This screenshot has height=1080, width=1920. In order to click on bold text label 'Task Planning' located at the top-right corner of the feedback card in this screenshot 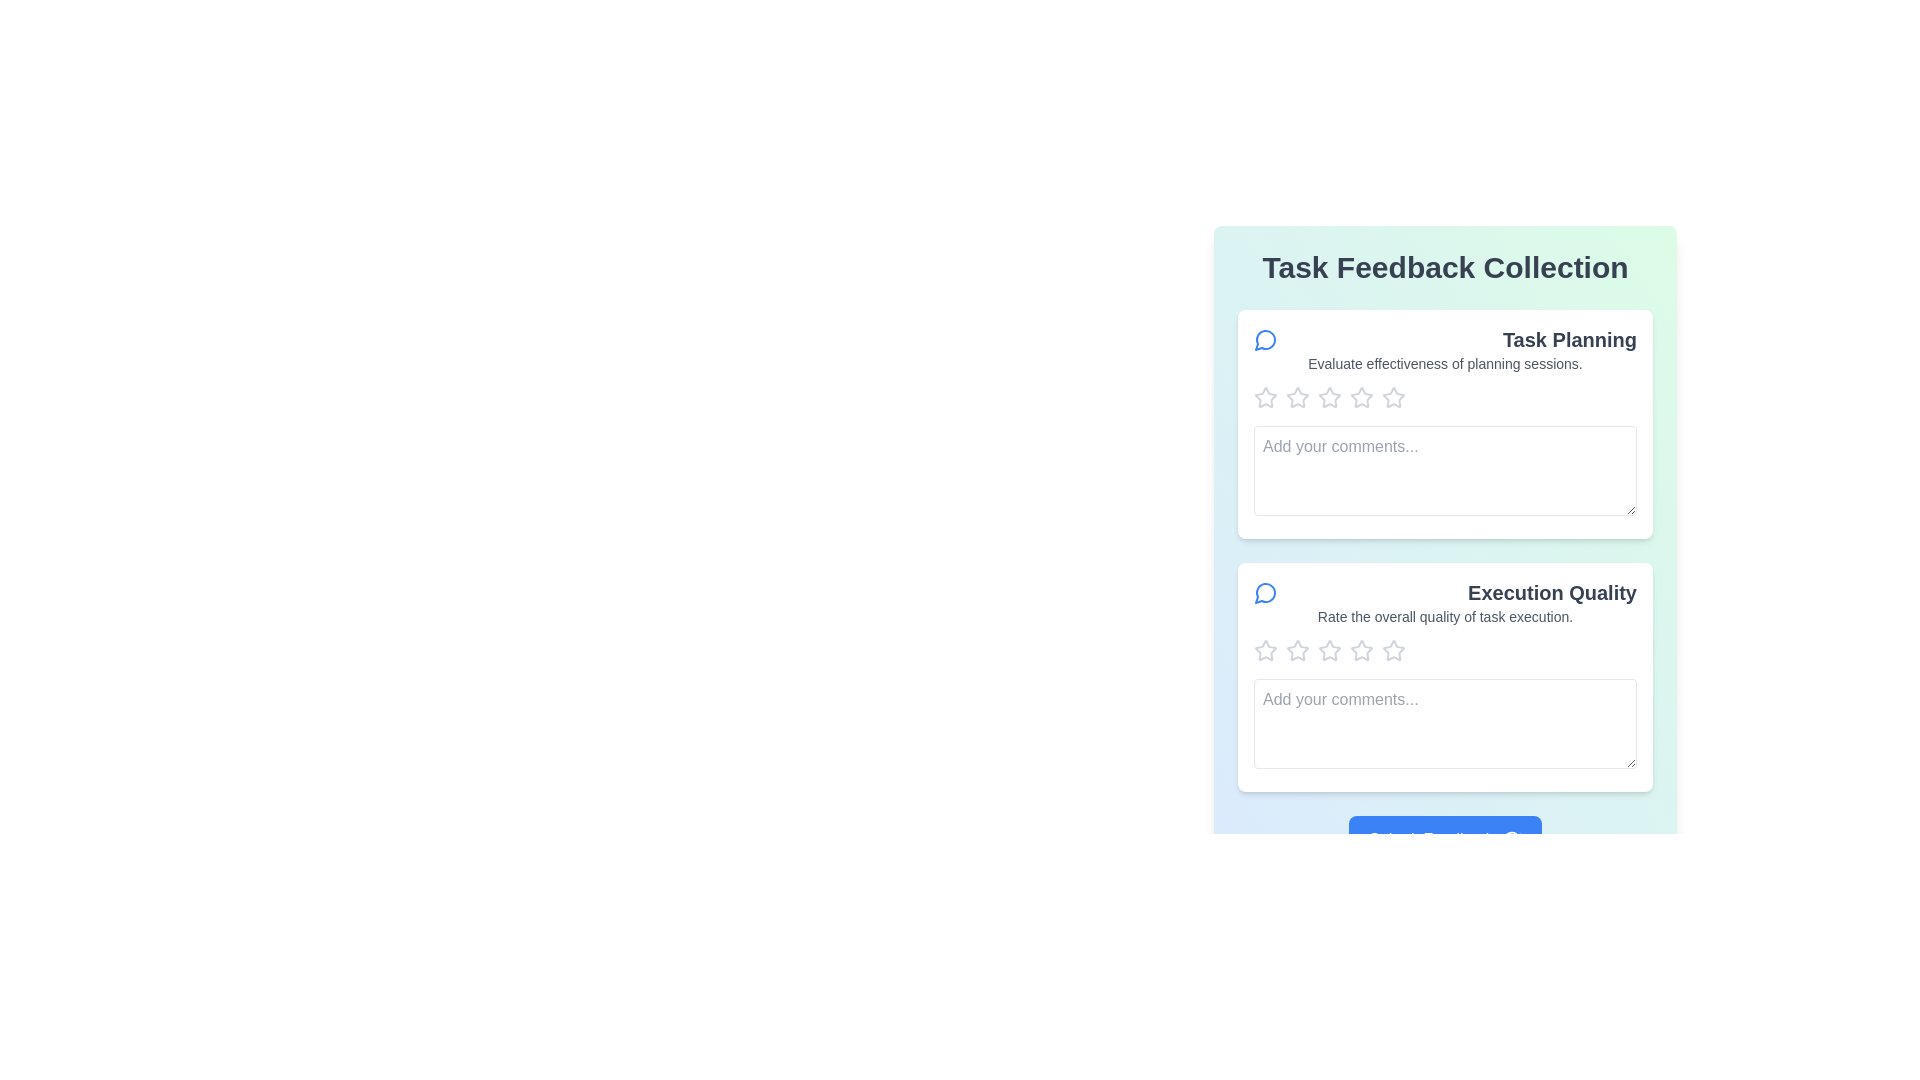, I will do `click(1568, 338)`.